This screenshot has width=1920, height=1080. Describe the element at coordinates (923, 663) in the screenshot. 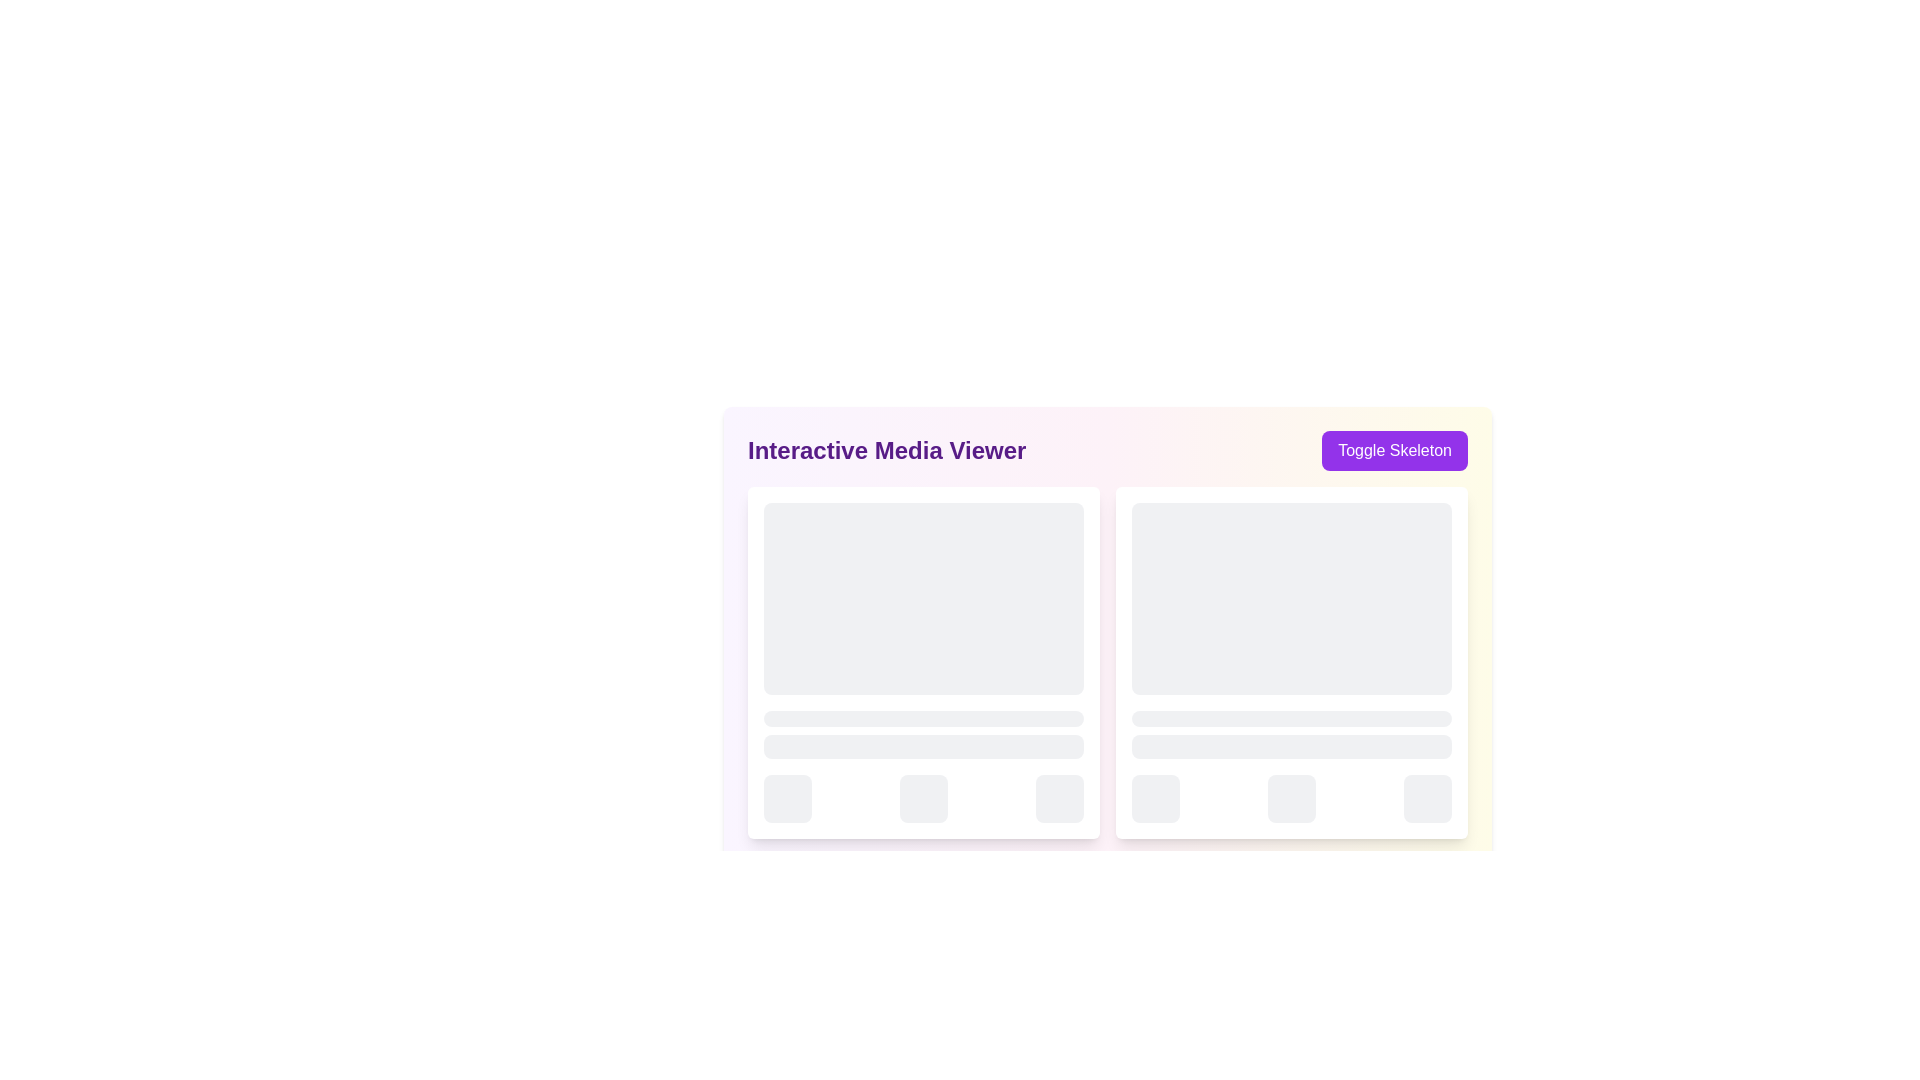

I see `the loading skeleton placeholder component located at the top-left corner of the 2x2 grid layout` at that location.